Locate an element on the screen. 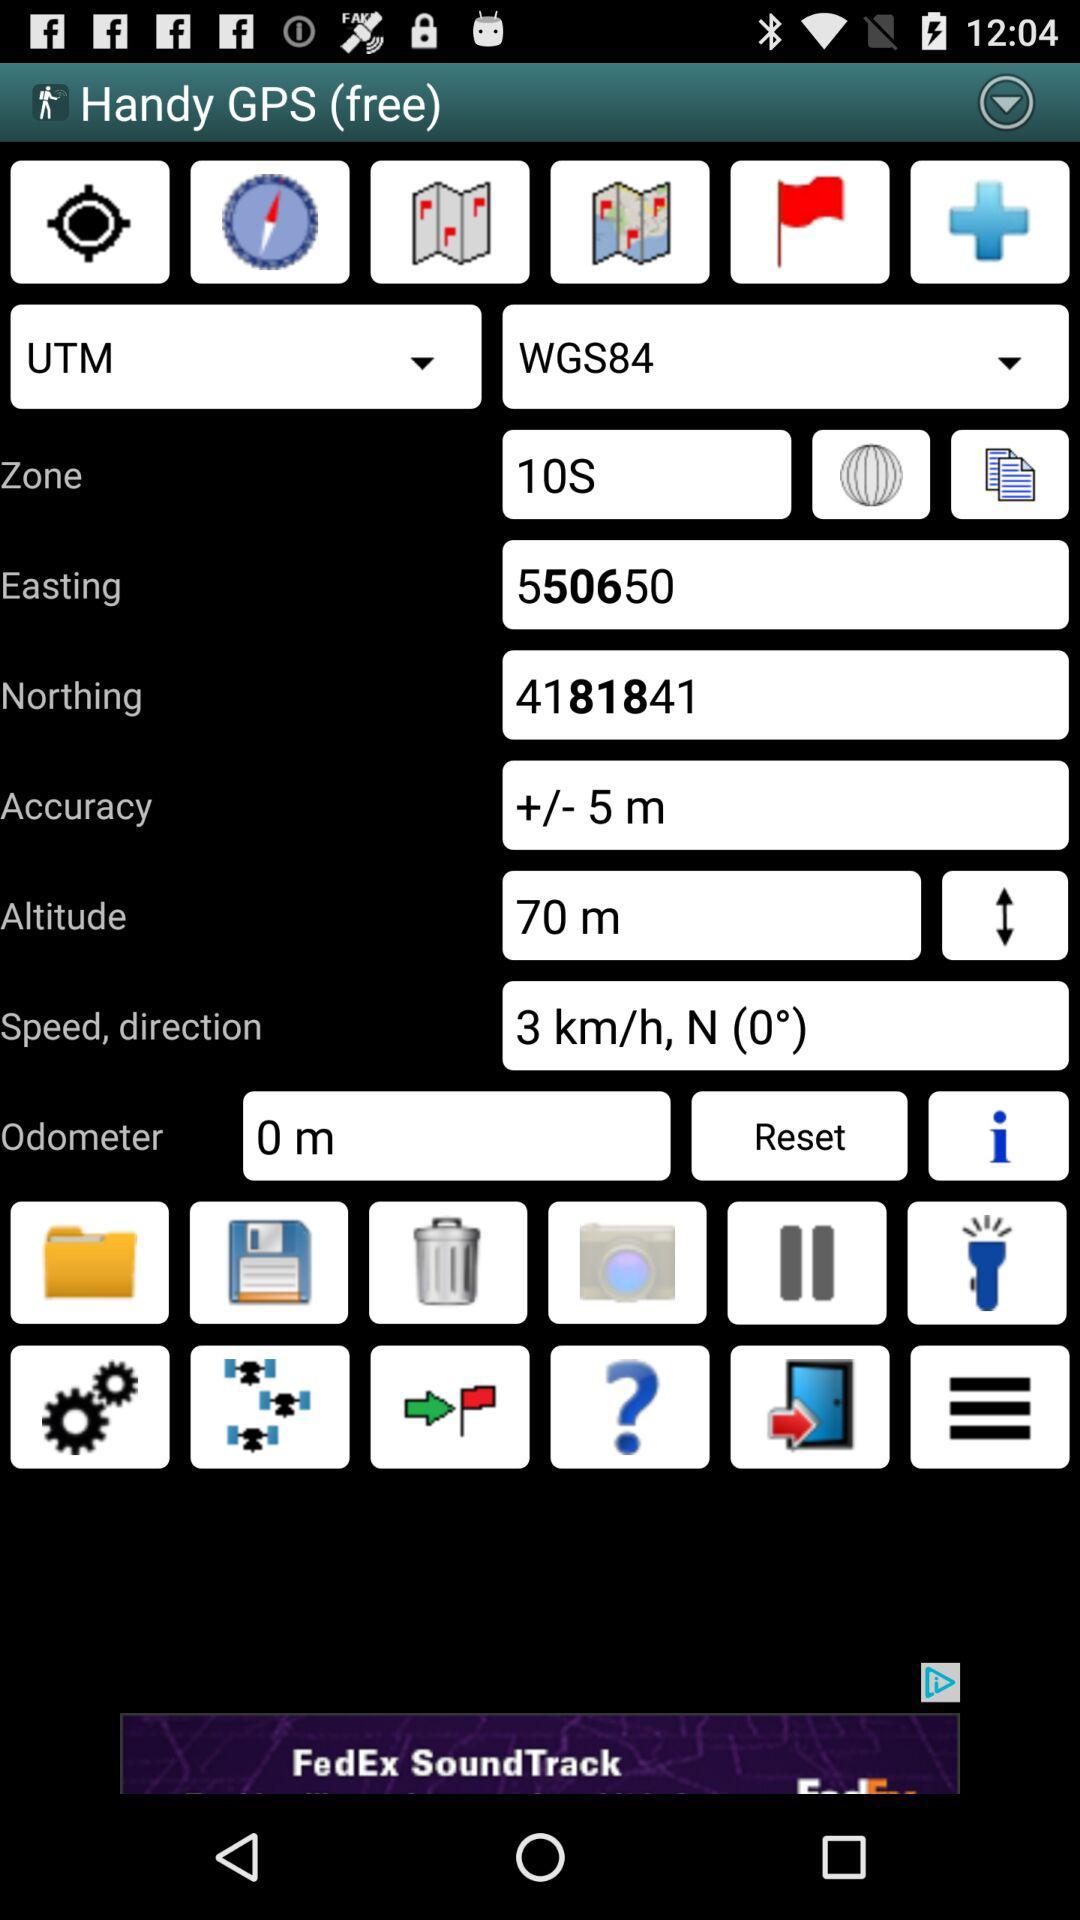 The width and height of the screenshot is (1080, 1920). the delete icon is located at coordinates (447, 1351).